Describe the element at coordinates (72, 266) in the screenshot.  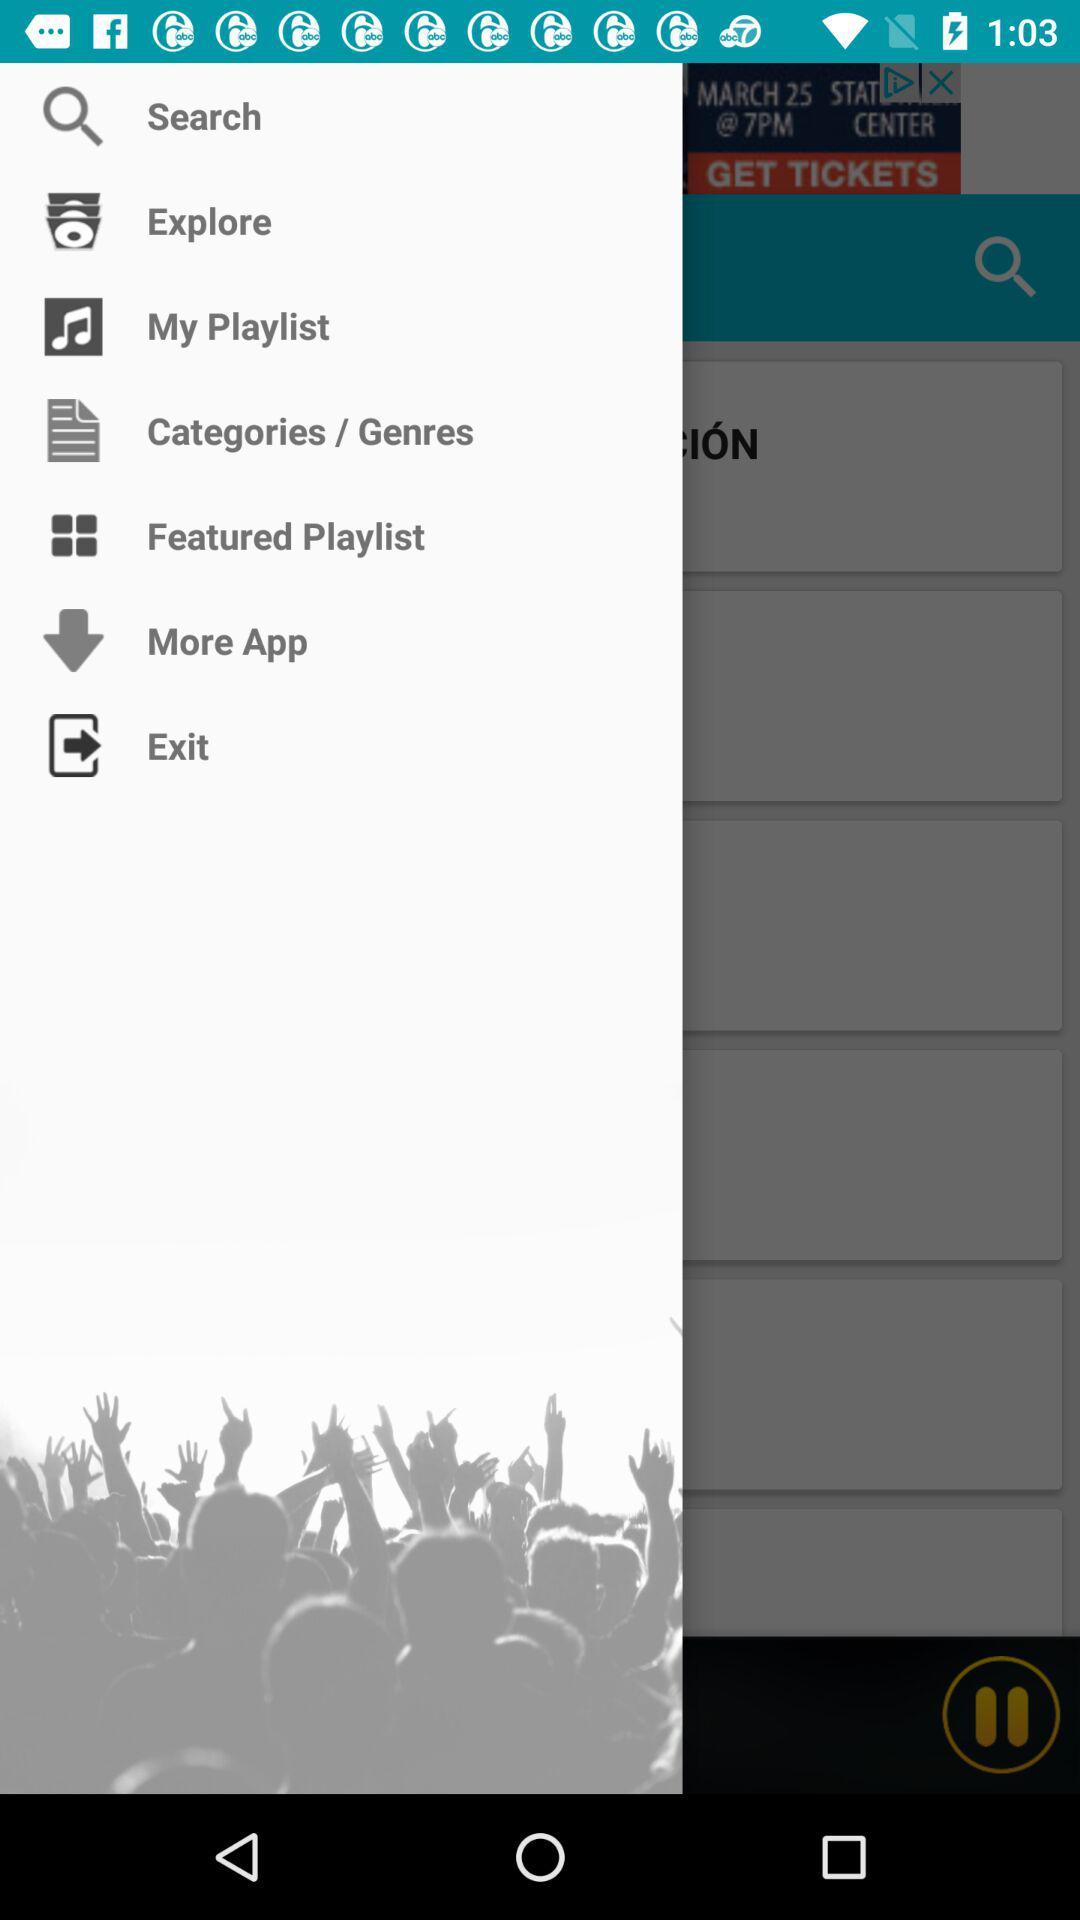
I see `explore app` at that location.